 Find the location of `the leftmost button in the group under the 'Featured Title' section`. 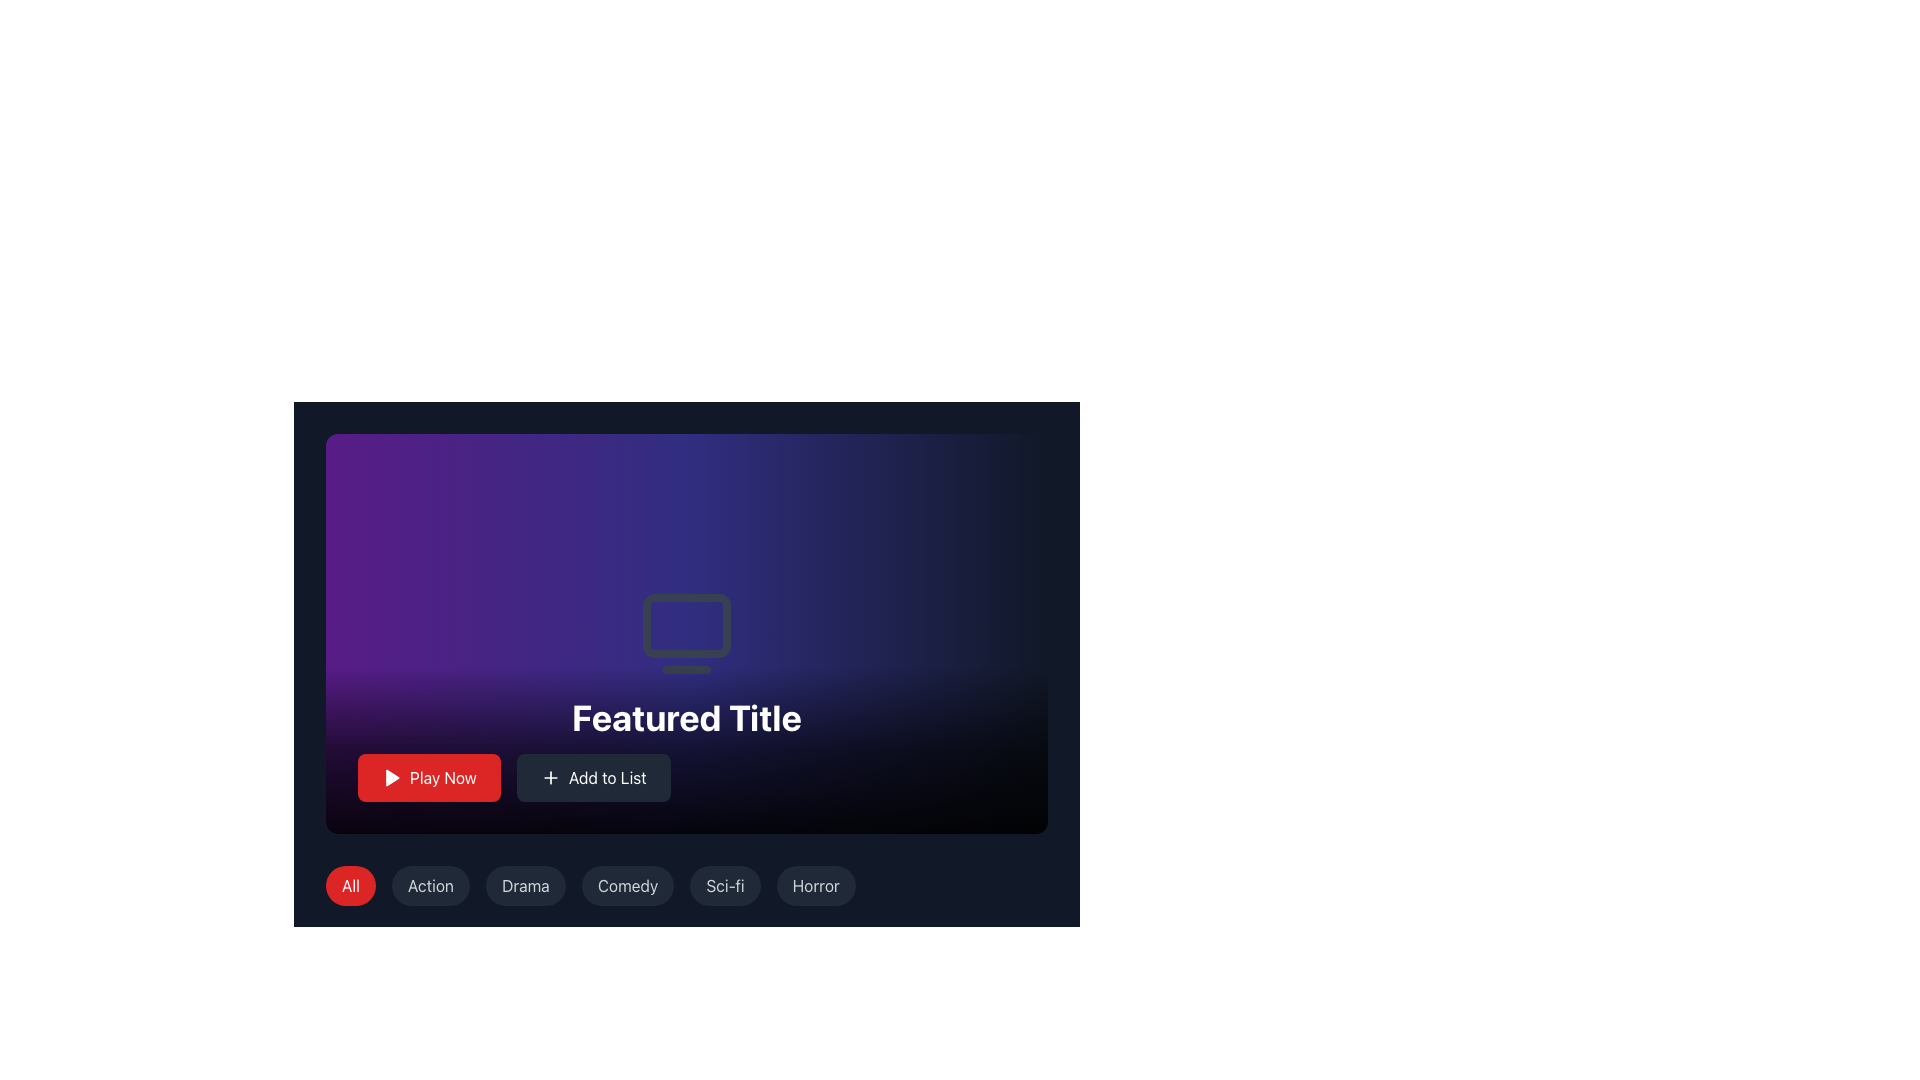

the leftmost button in the group under the 'Featured Title' section is located at coordinates (428, 777).